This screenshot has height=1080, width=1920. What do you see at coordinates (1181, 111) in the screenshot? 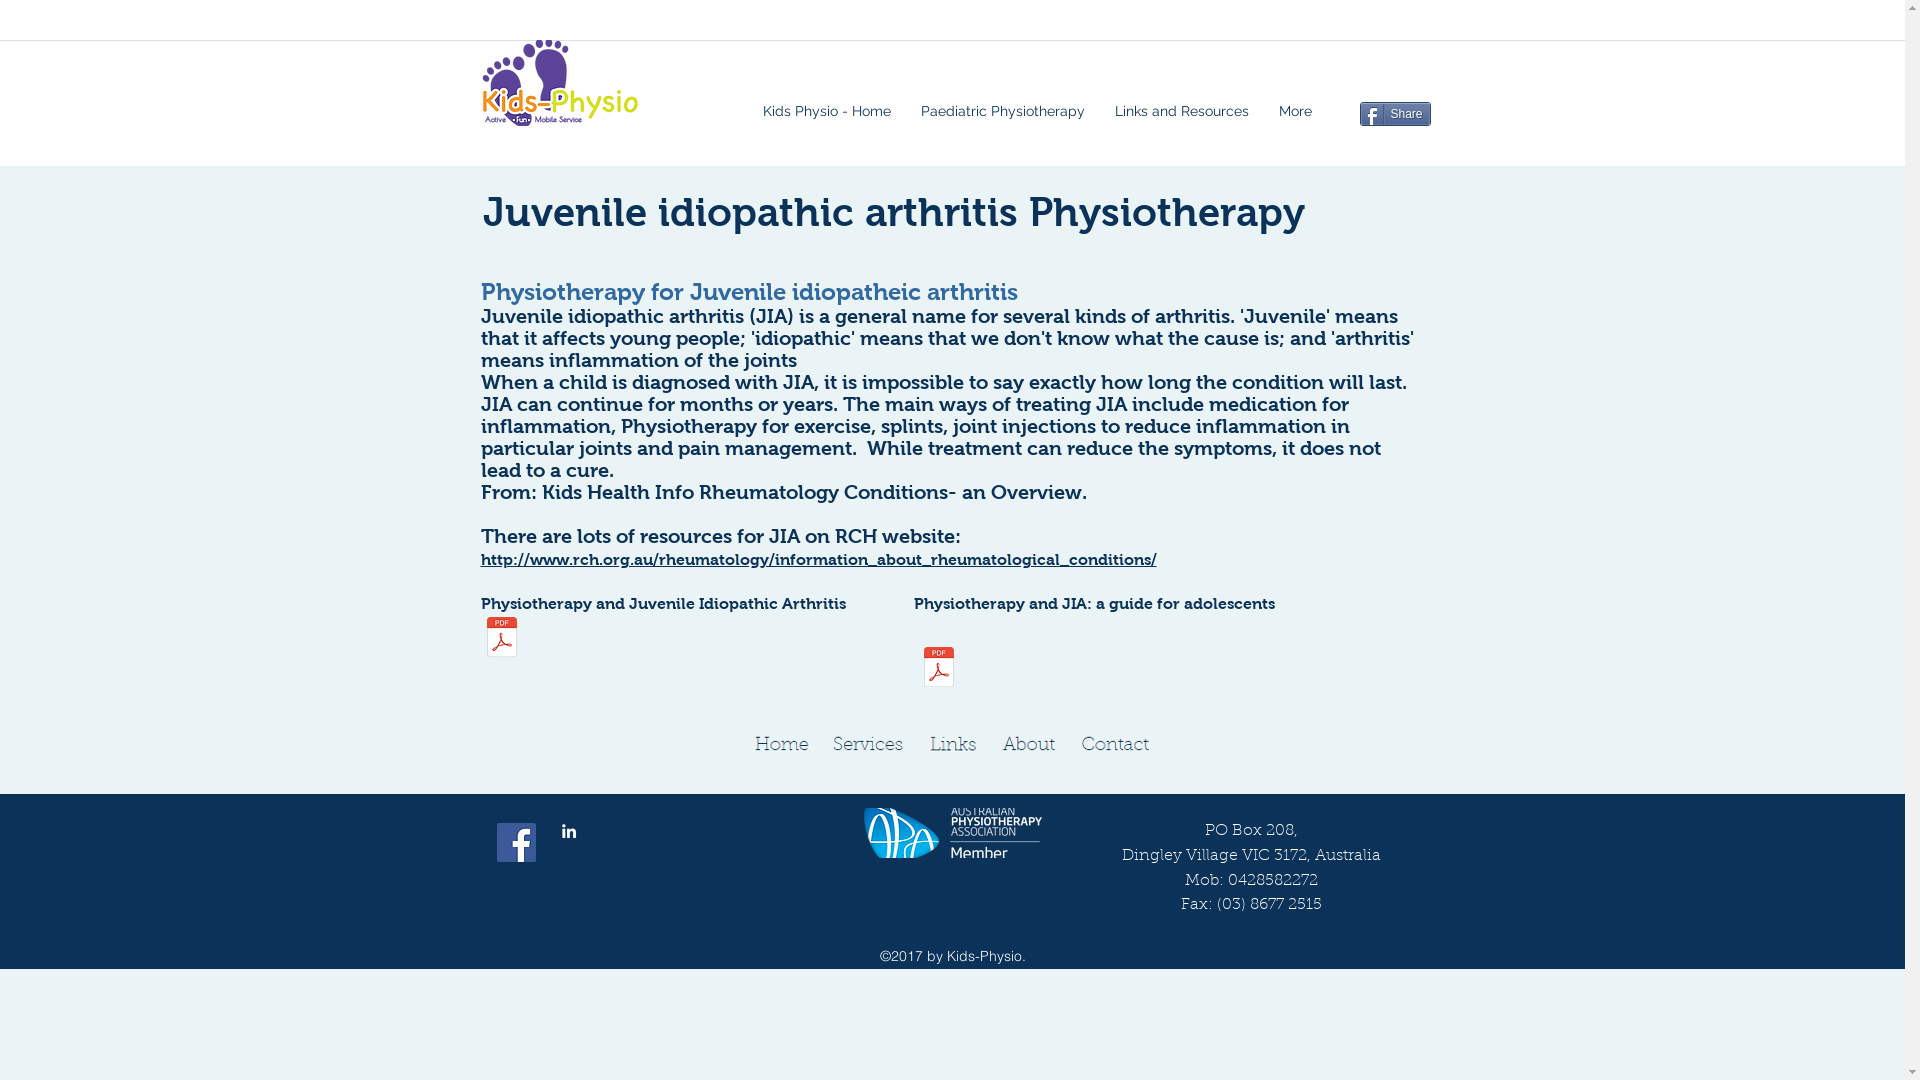
I see `'Links and Resources'` at bounding box center [1181, 111].